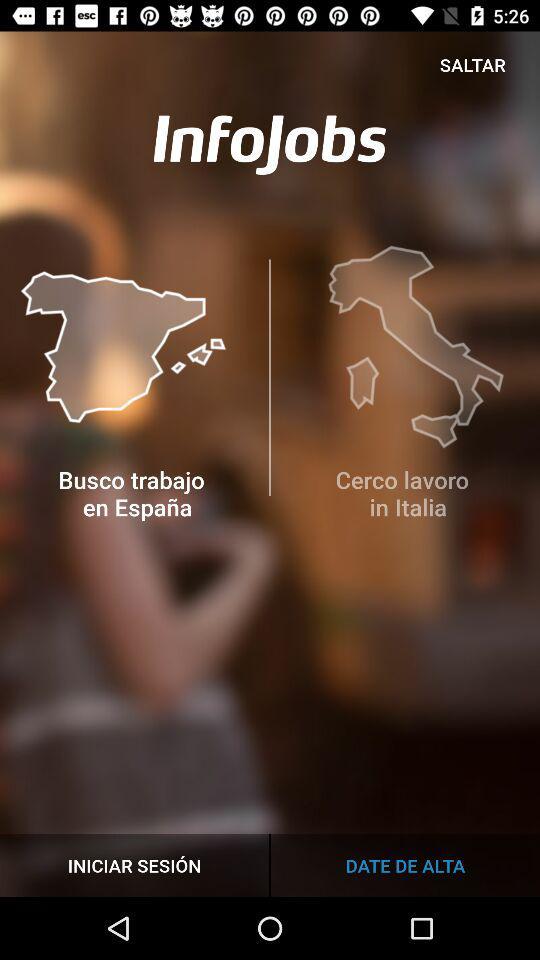 This screenshot has height=960, width=540. I want to click on the date de alta item, so click(405, 864).